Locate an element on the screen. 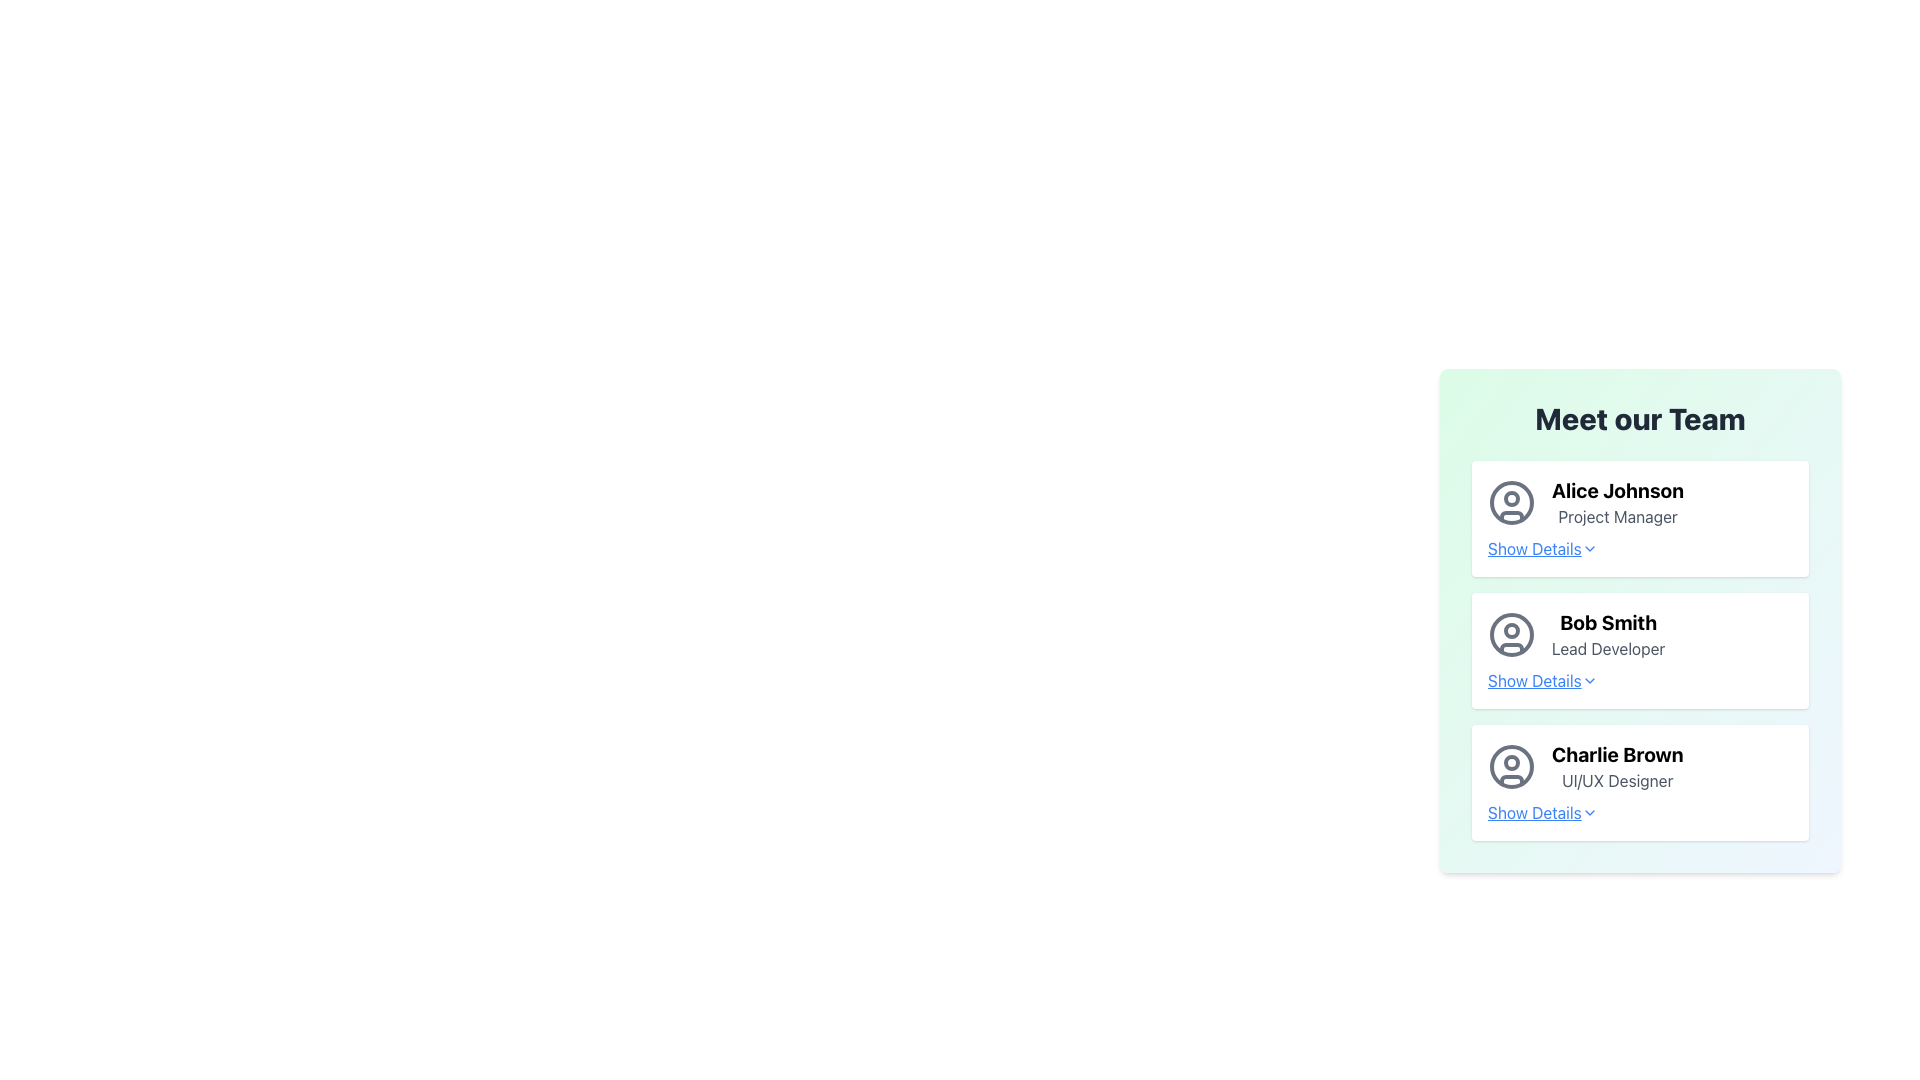 The image size is (1920, 1080). the text block displaying 'Bob Smith' and 'Lead Developer' in the second team member card is located at coordinates (1608, 635).